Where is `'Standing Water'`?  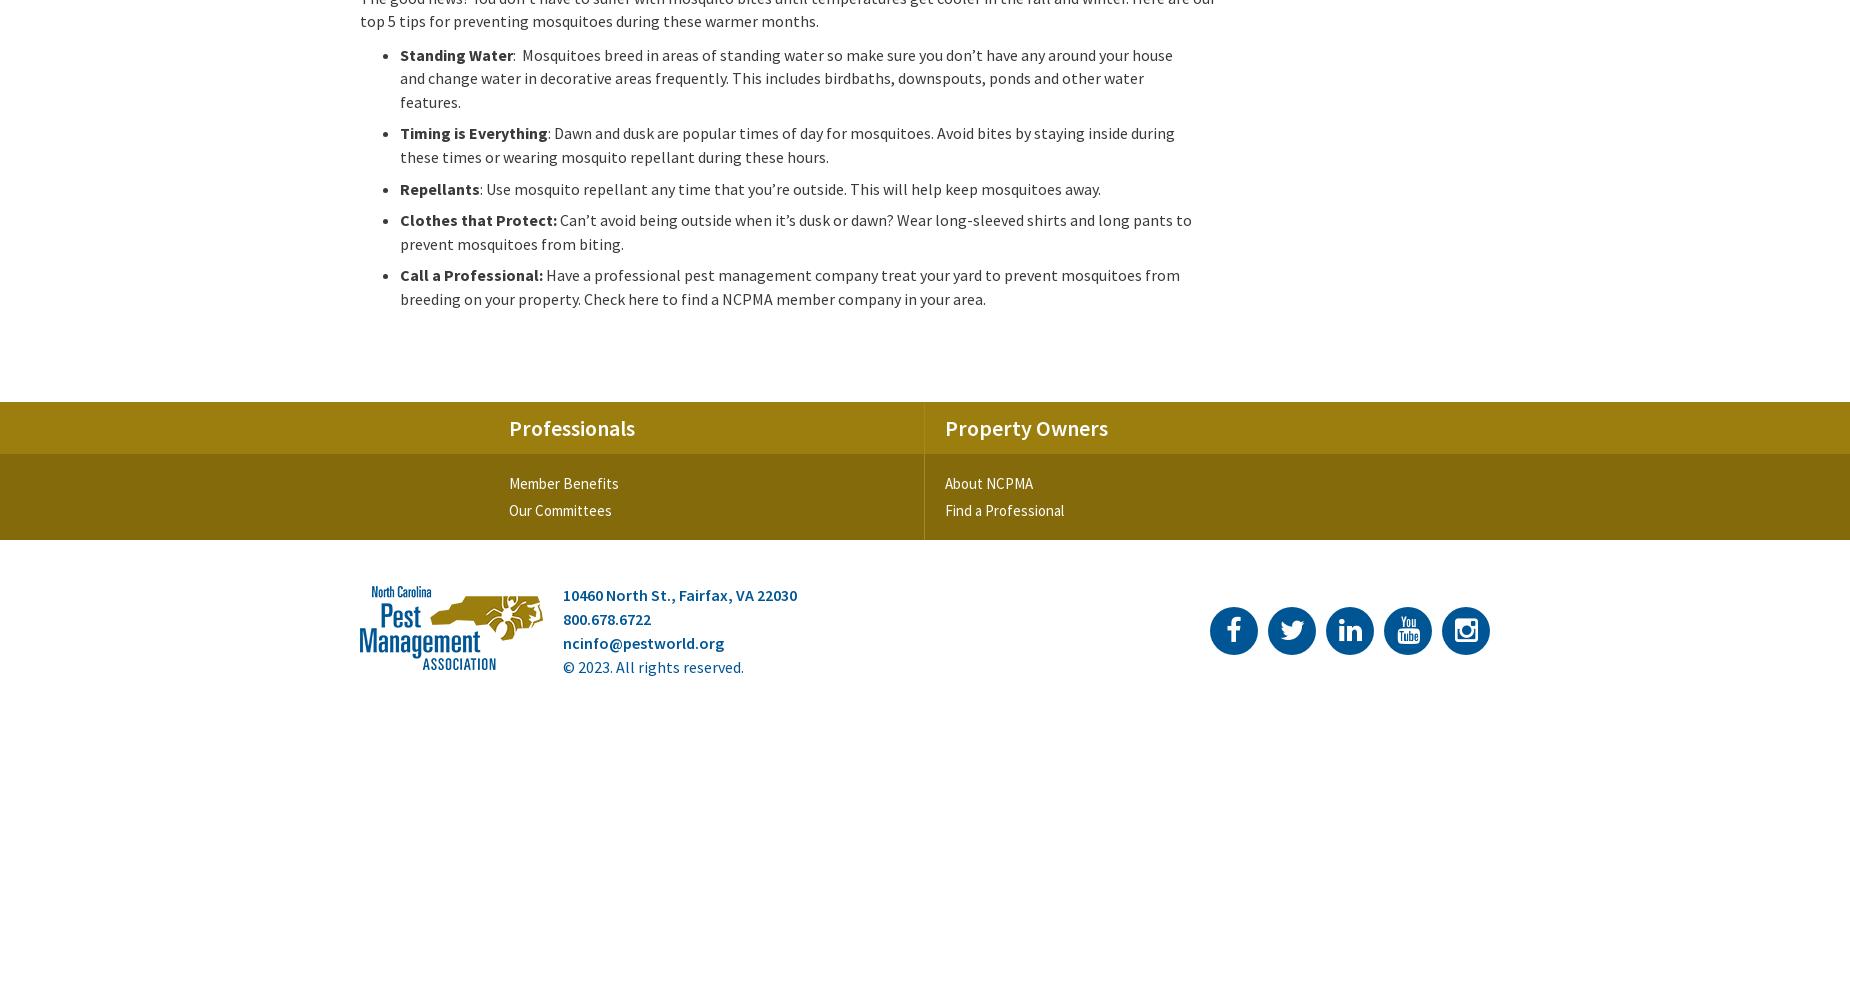 'Standing Water' is located at coordinates (455, 54).